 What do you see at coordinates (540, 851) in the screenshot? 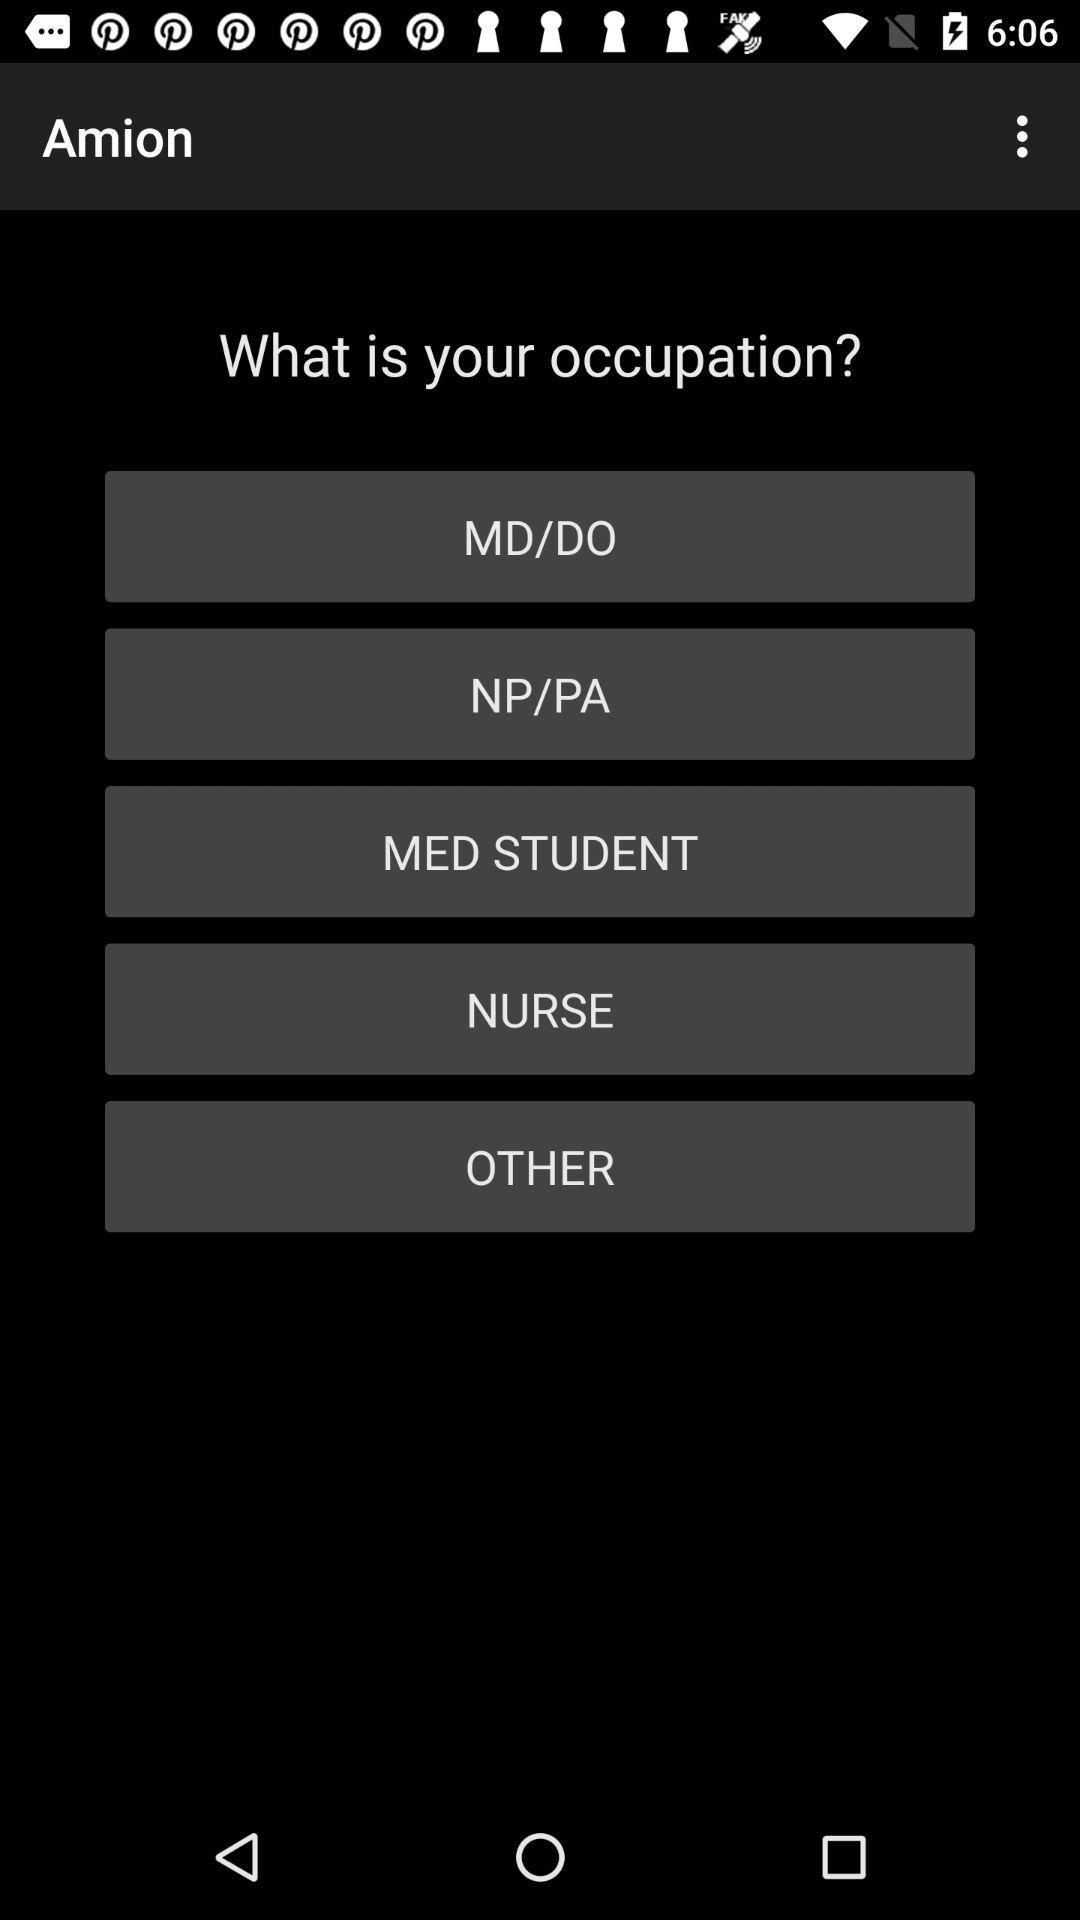
I see `the item below the np/pa item` at bounding box center [540, 851].